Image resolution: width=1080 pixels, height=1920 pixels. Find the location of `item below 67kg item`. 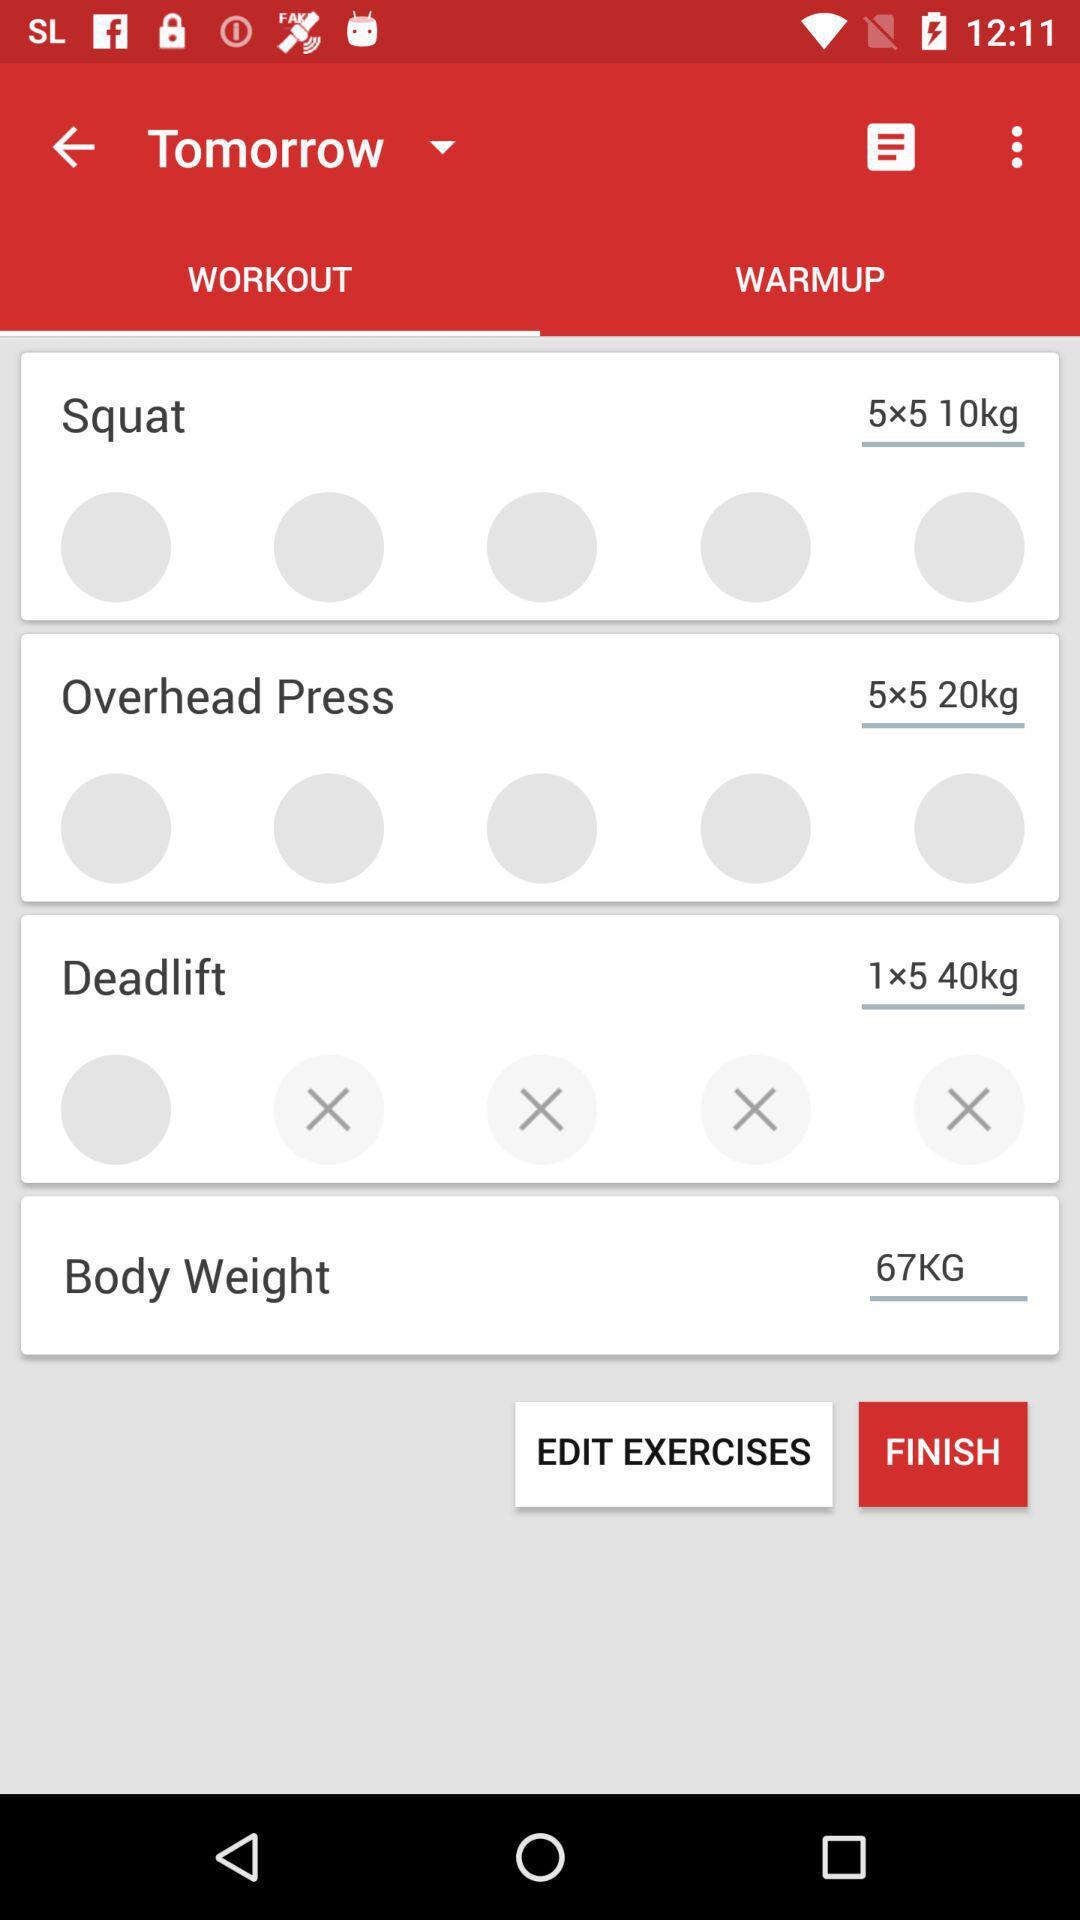

item below 67kg item is located at coordinates (943, 1454).